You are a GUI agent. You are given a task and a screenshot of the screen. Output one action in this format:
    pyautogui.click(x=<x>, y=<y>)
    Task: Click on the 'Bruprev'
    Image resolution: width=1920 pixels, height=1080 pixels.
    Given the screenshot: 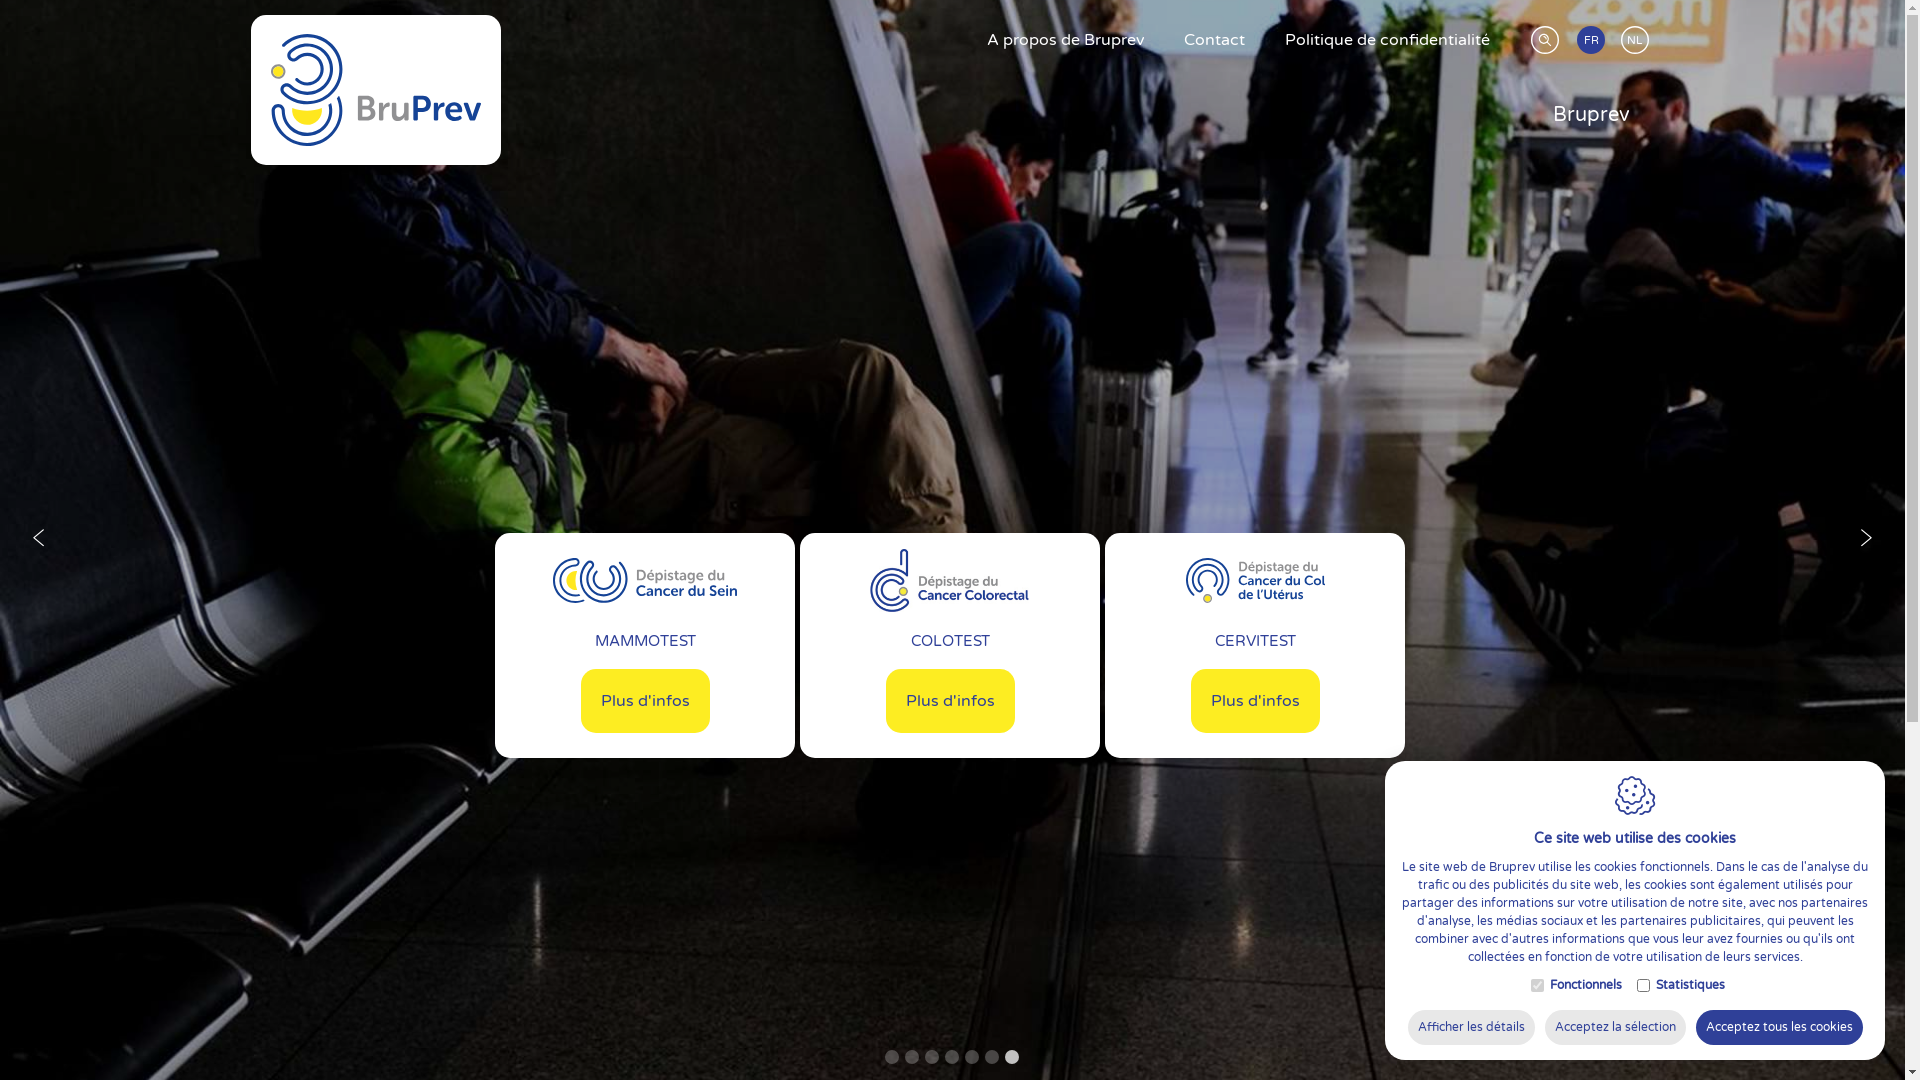 What is the action you would take?
    pyautogui.click(x=1589, y=115)
    